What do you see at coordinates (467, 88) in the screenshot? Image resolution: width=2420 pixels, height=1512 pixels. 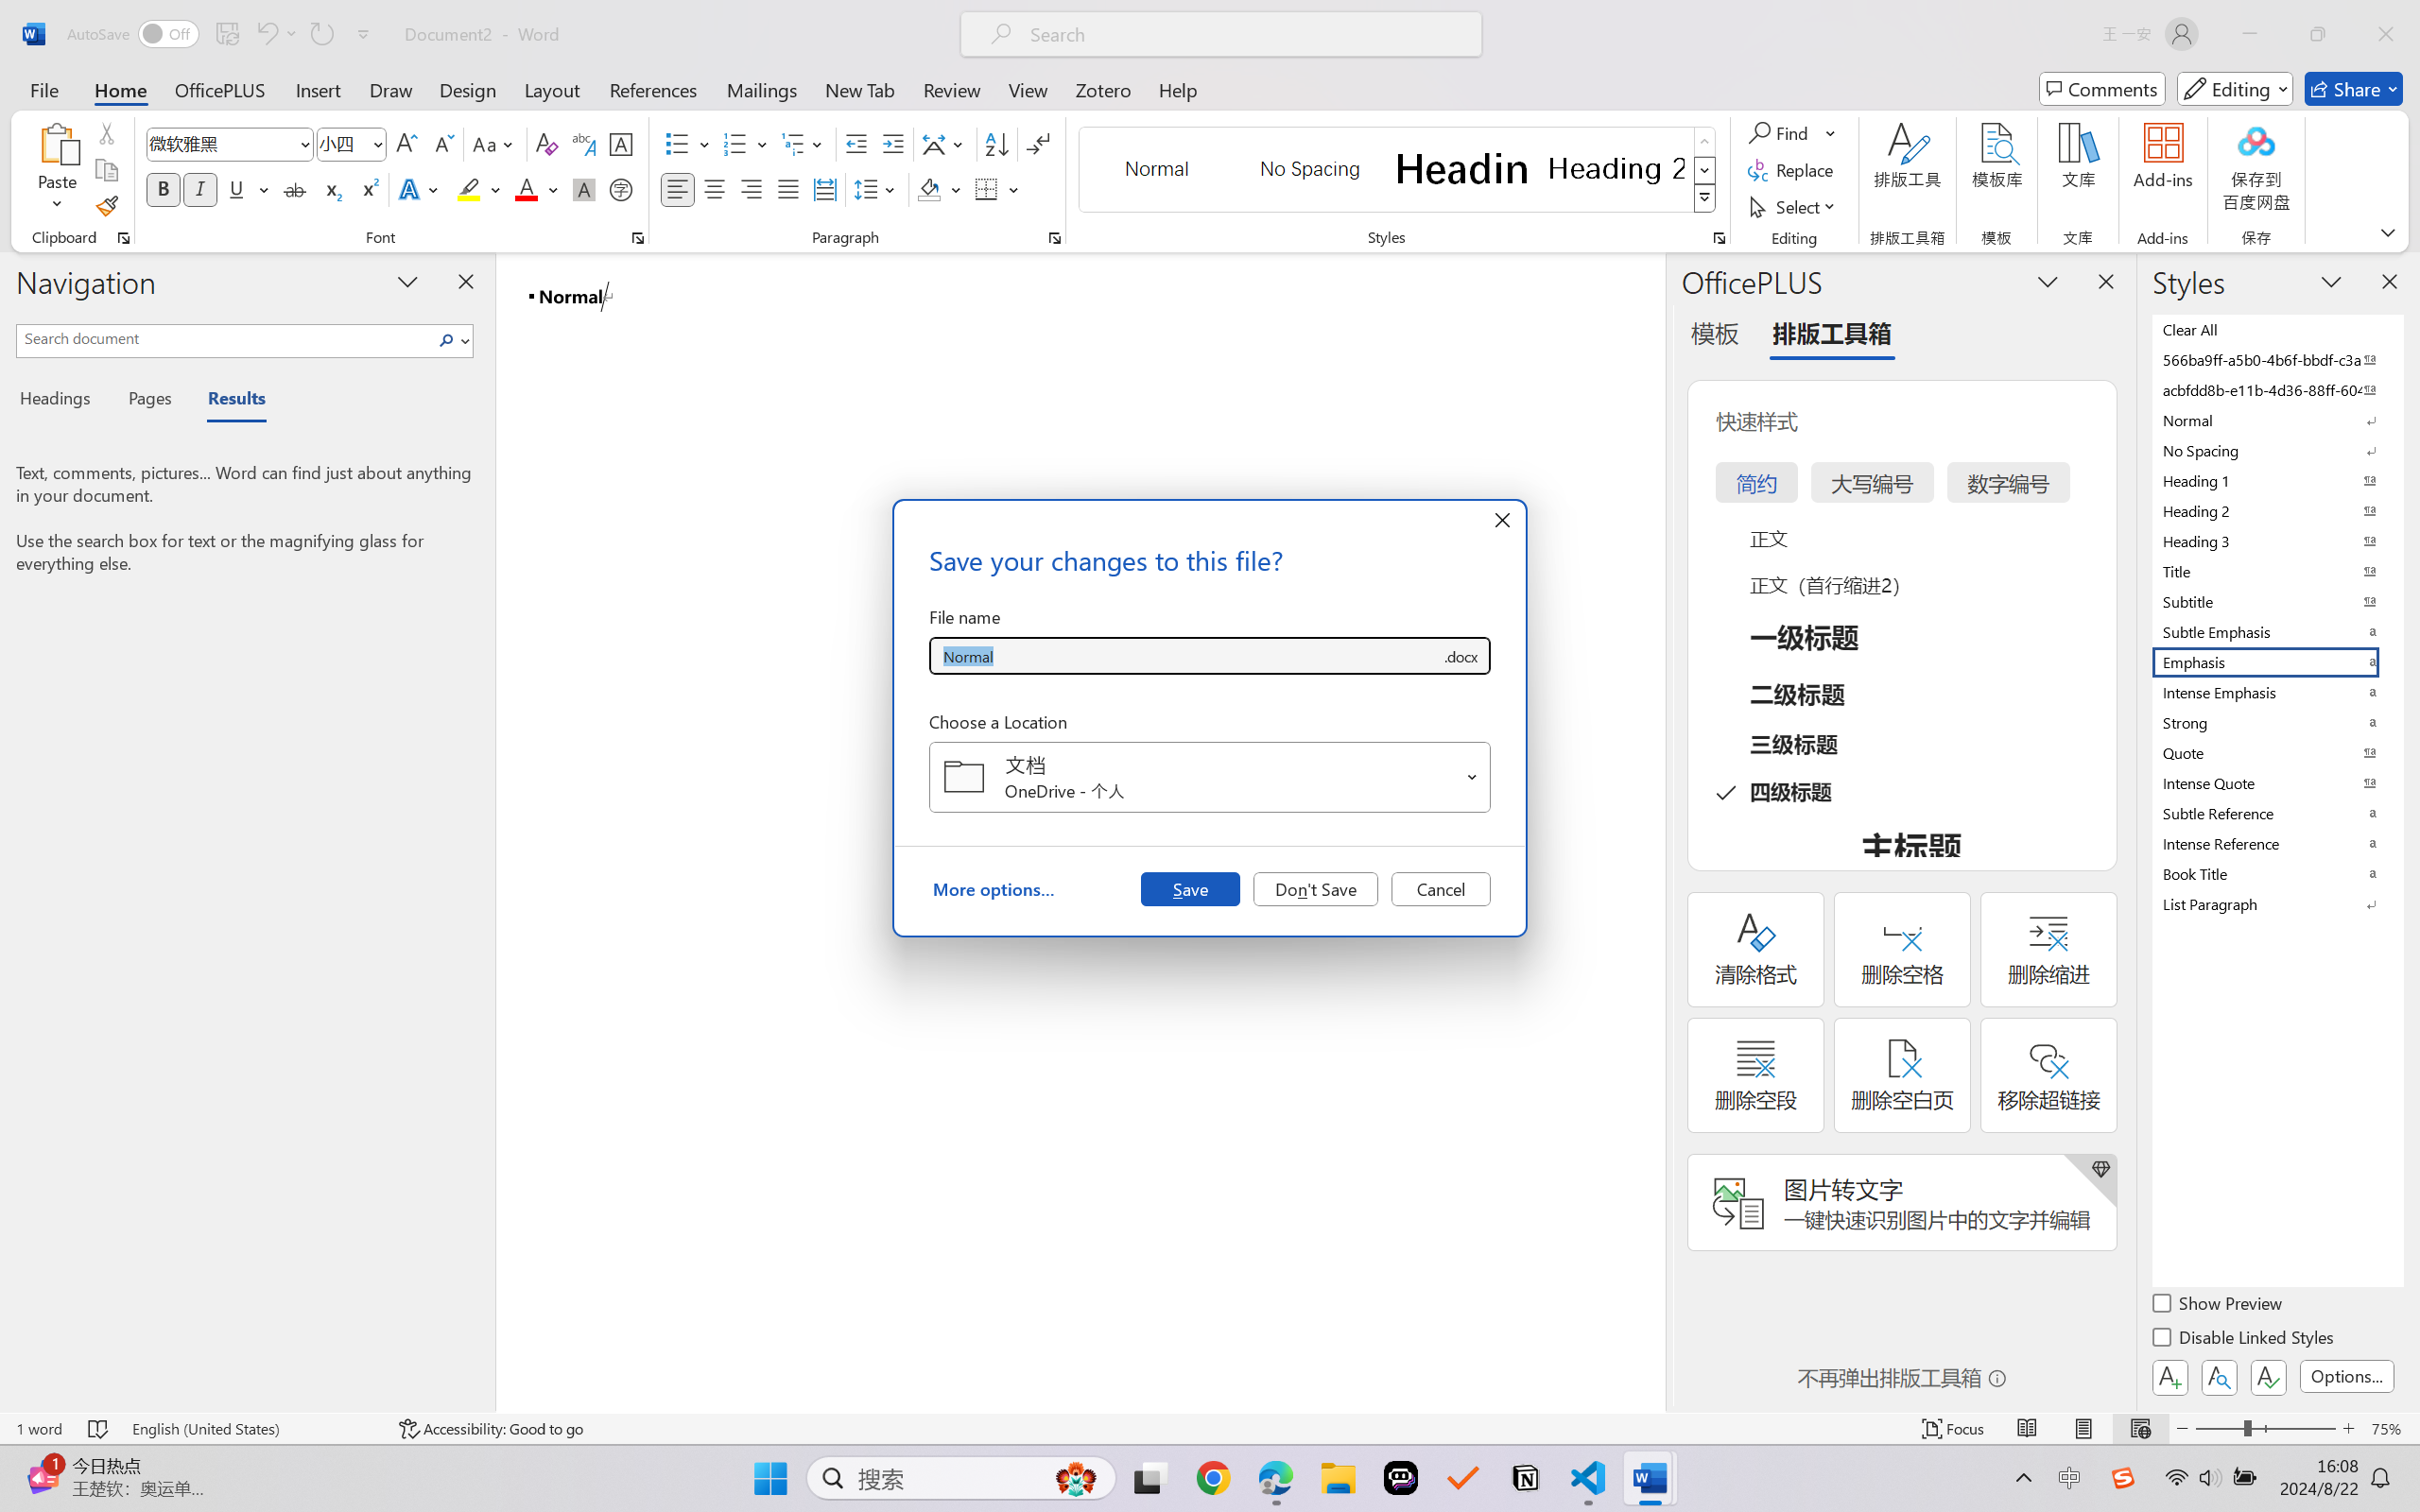 I see `'Design'` at bounding box center [467, 88].